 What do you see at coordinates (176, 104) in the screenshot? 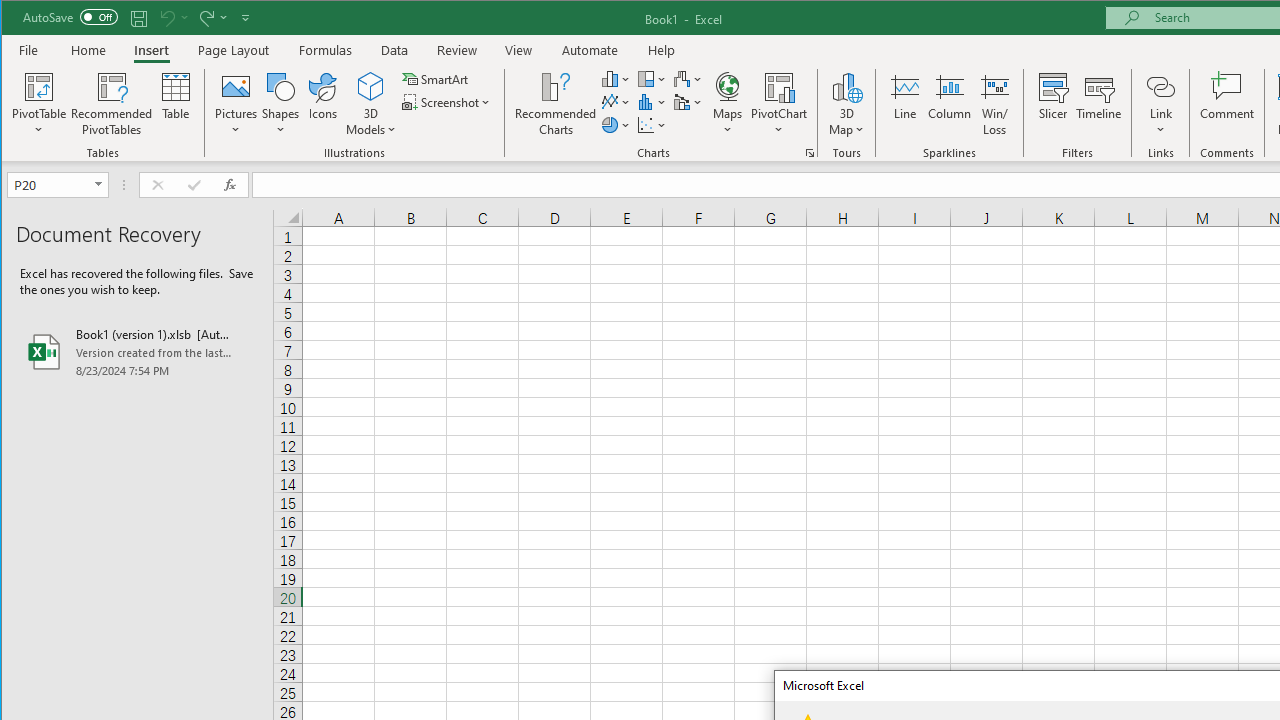
I see `'Table'` at bounding box center [176, 104].